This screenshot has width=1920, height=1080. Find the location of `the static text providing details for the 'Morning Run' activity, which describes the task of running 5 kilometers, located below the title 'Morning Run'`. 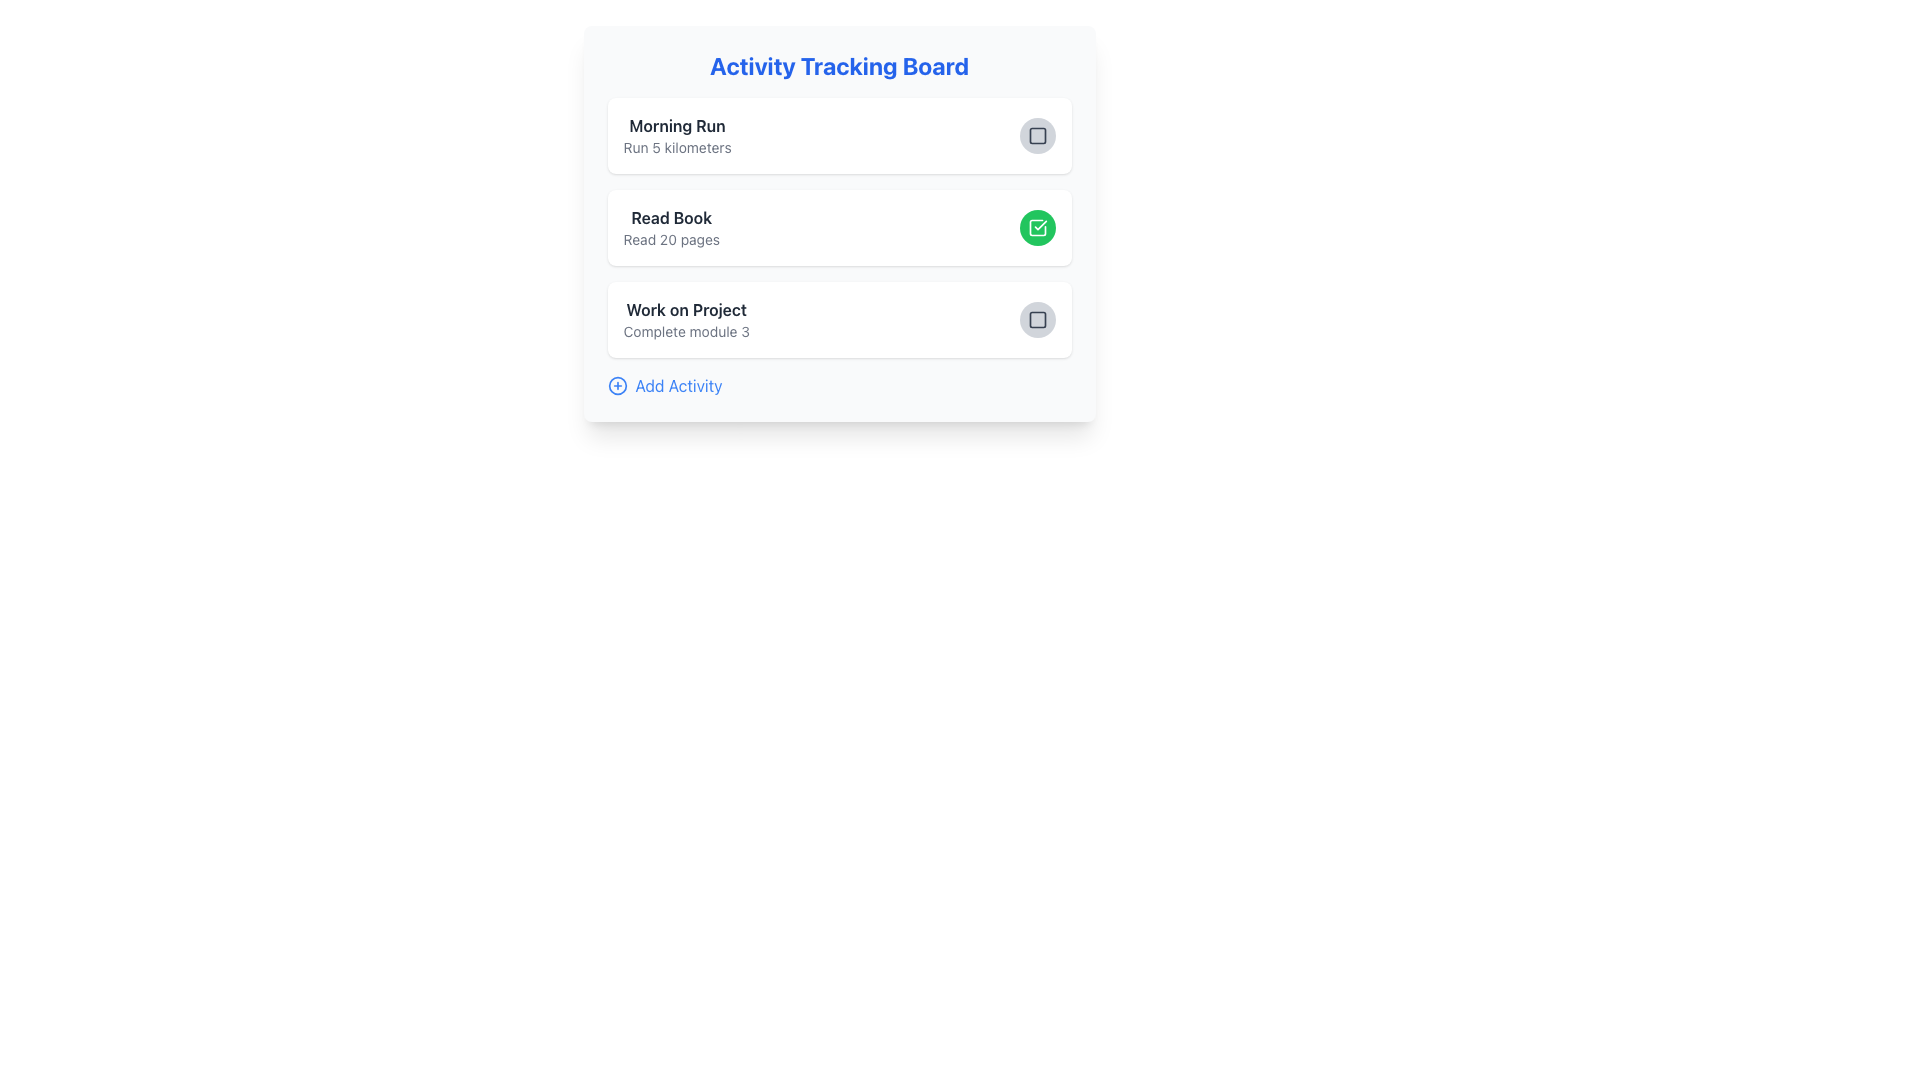

the static text providing details for the 'Morning Run' activity, which describes the task of running 5 kilometers, located below the title 'Morning Run' is located at coordinates (677, 146).